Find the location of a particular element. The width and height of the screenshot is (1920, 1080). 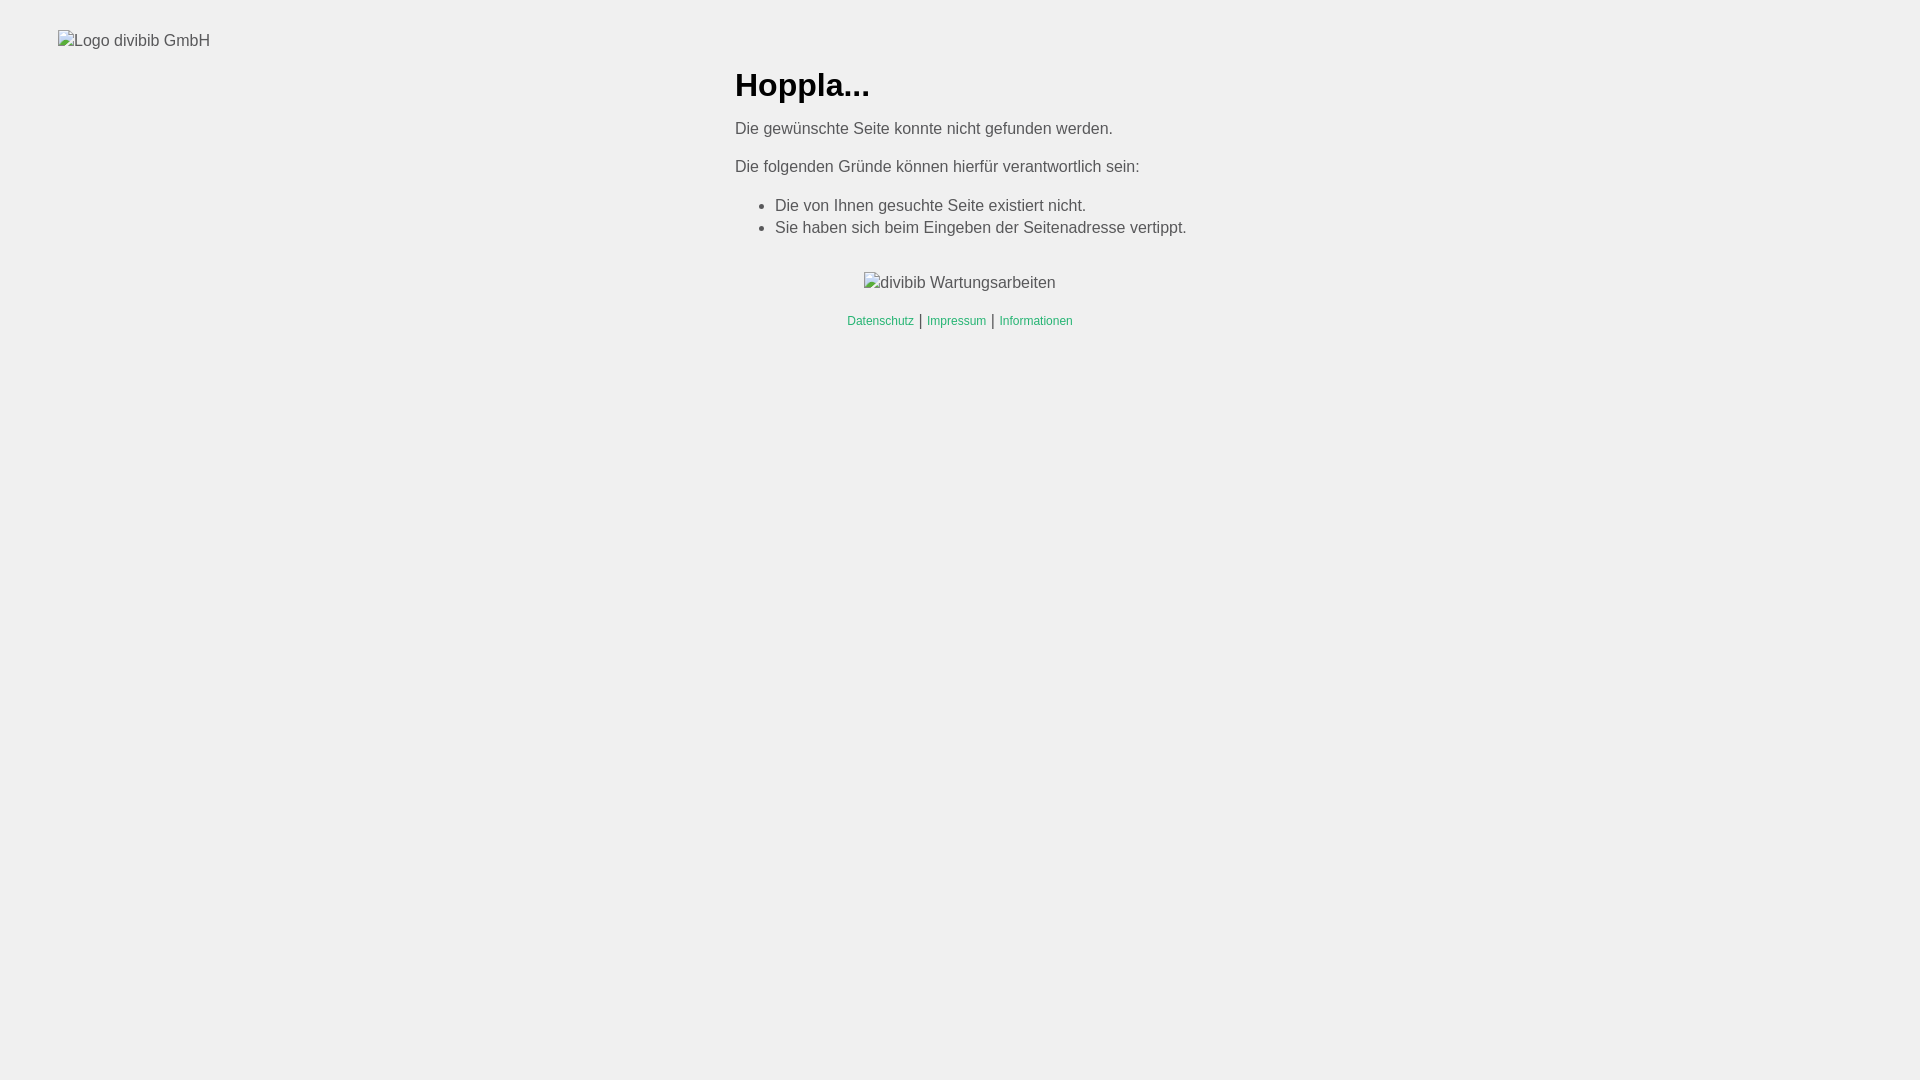

'Informationen' is located at coordinates (1035, 320).